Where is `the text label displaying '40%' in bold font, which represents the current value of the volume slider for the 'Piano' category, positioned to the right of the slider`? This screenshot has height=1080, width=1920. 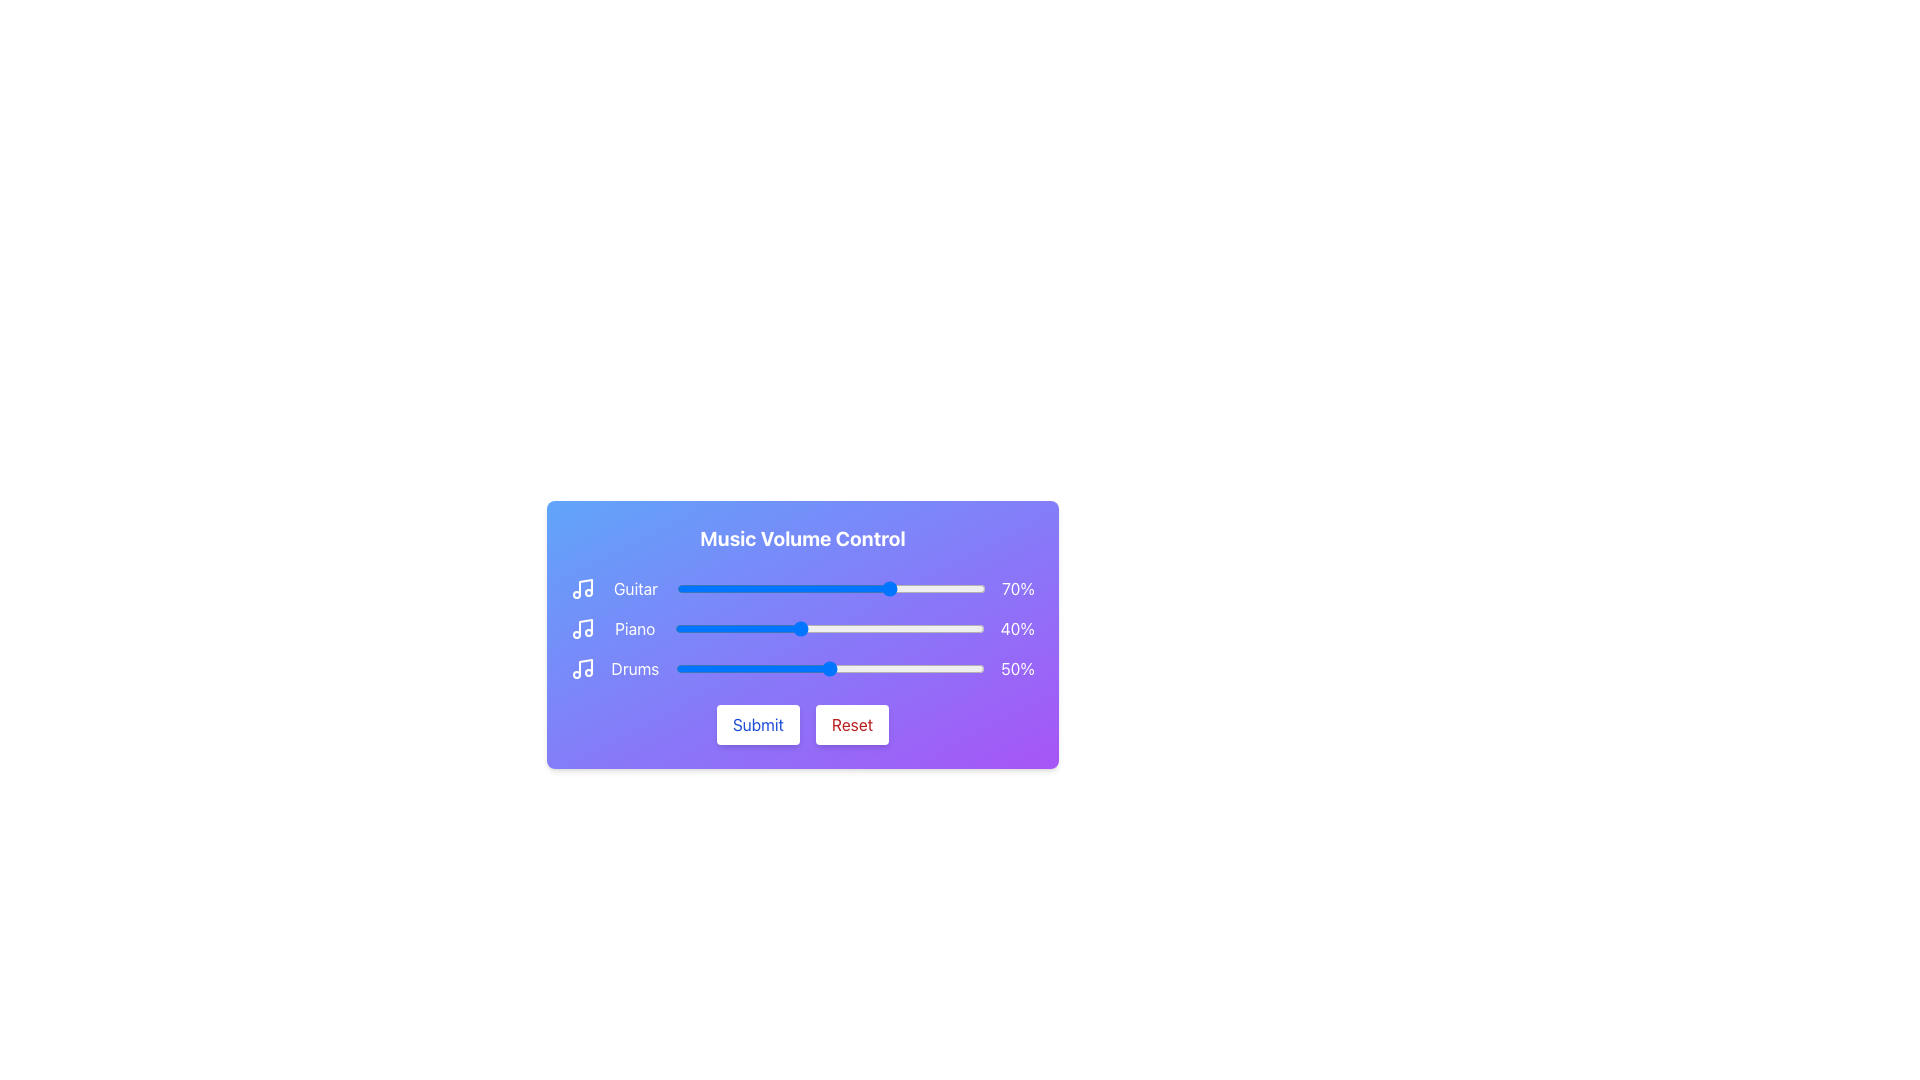
the text label displaying '40%' in bold font, which represents the current value of the volume slider for the 'Piano' category, positioned to the right of the slider is located at coordinates (1017, 627).